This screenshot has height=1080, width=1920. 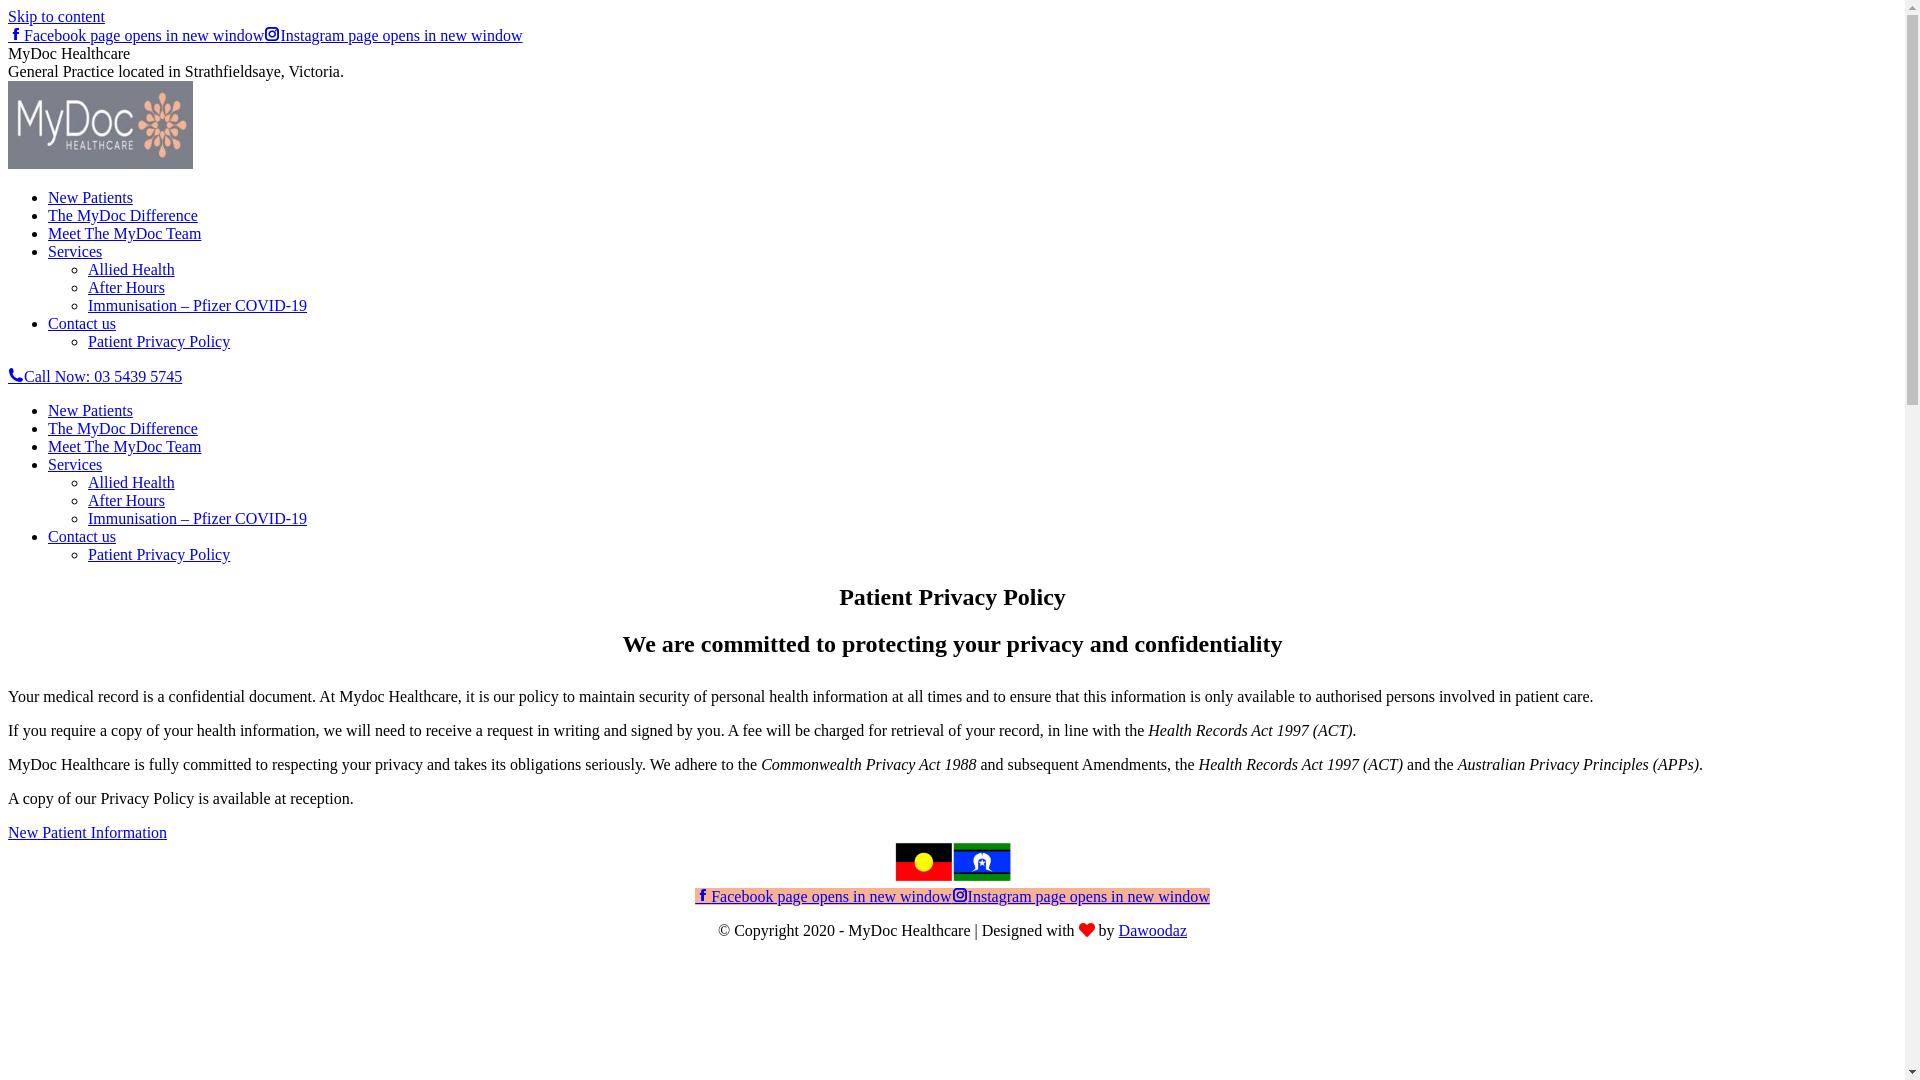 I want to click on 'Instagram page opens in new window', so click(x=1079, y=895).